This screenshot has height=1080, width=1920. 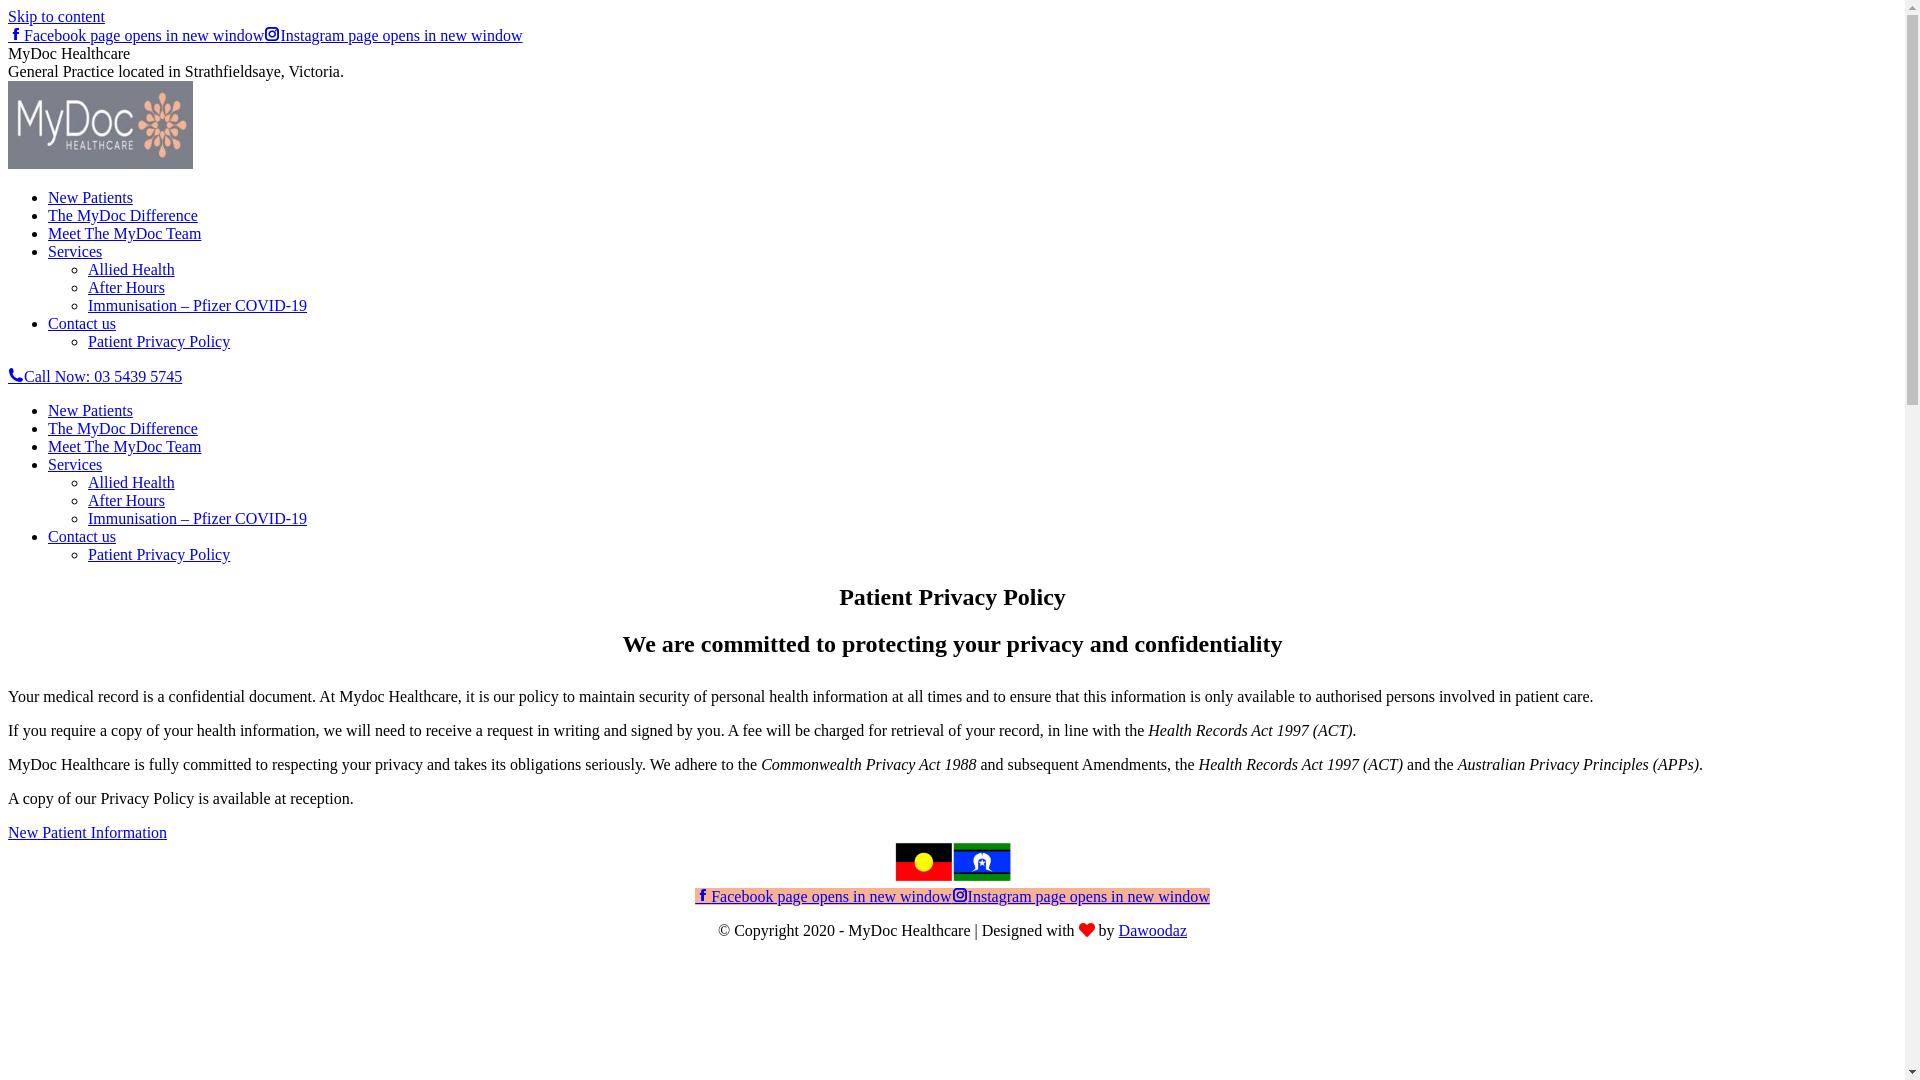 I want to click on 'Instagram page opens in new window', so click(x=1079, y=895).